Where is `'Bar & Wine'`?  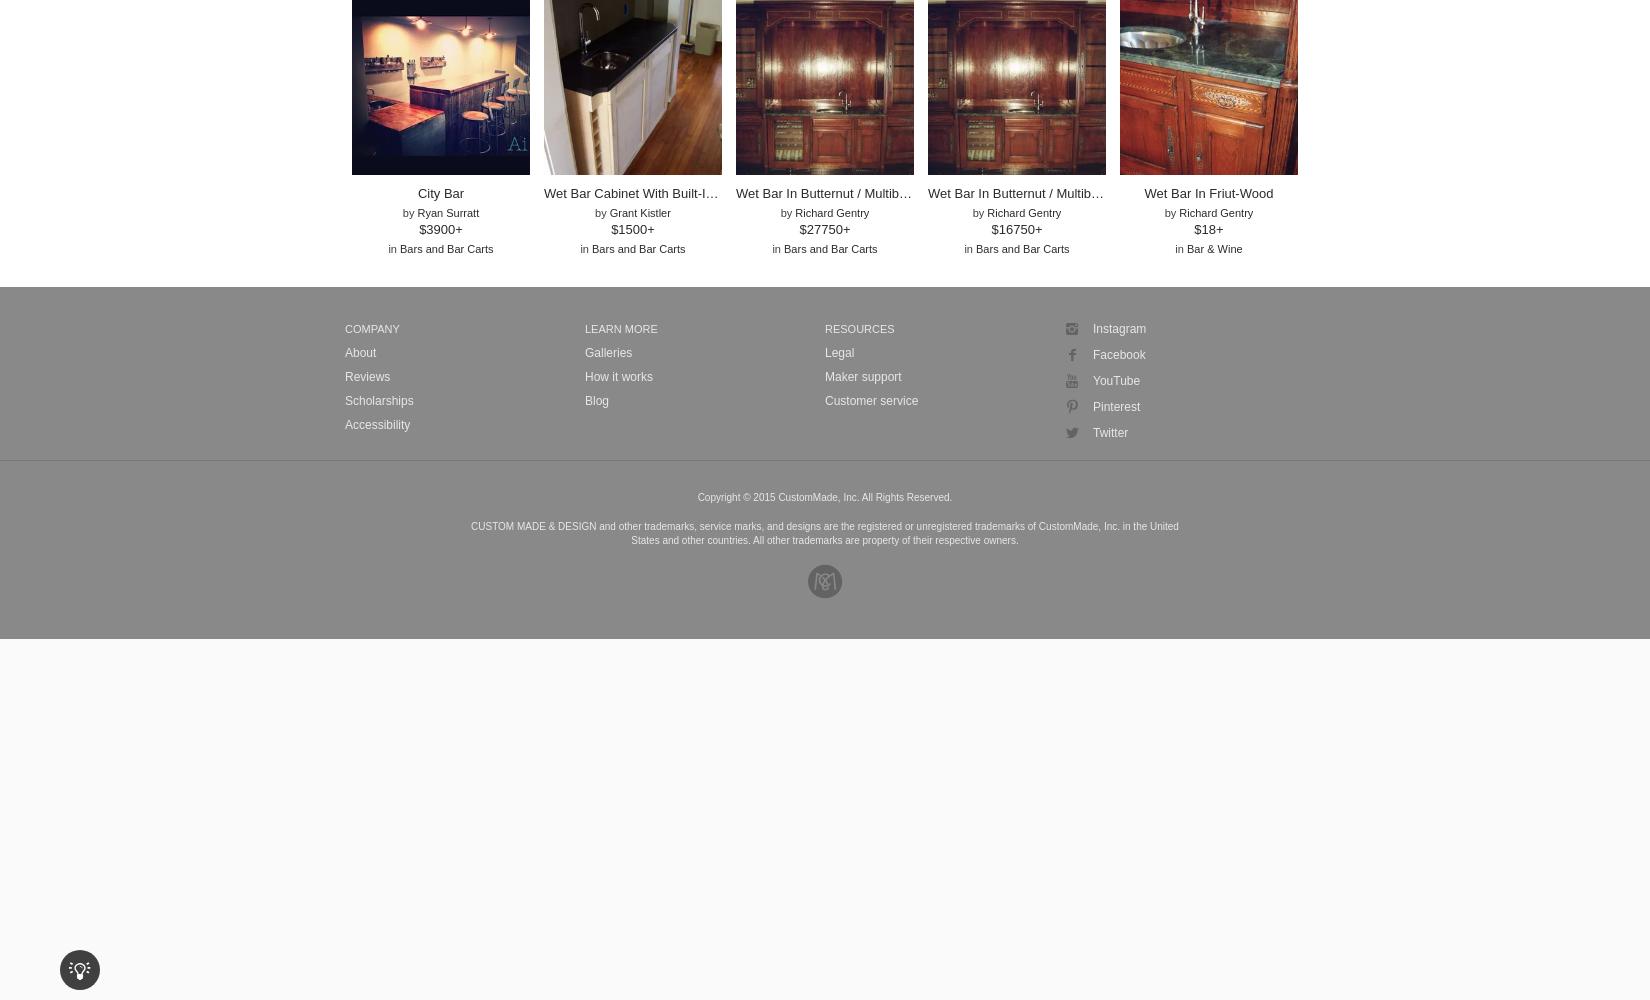
'Bar & Wine' is located at coordinates (1186, 248).